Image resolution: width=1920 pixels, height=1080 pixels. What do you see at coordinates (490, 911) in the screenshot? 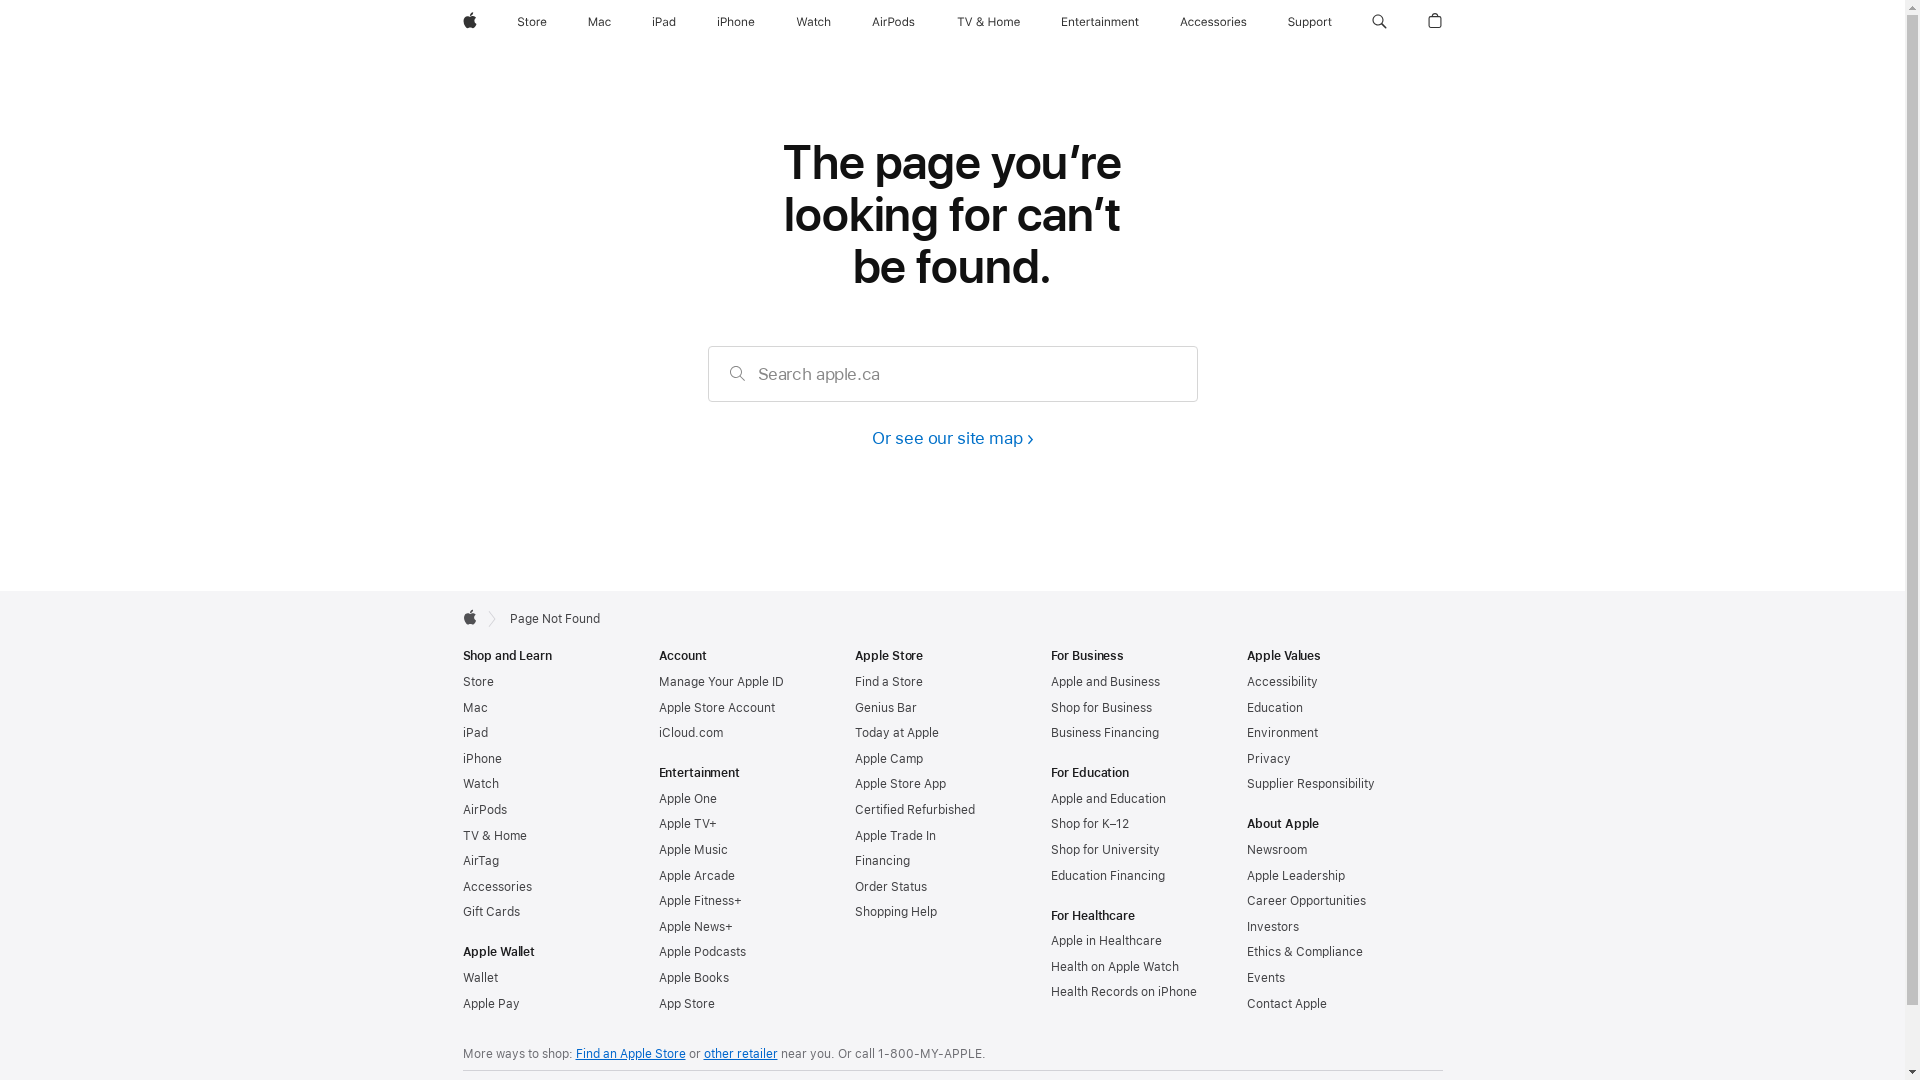
I see `'Gift Cards'` at bounding box center [490, 911].